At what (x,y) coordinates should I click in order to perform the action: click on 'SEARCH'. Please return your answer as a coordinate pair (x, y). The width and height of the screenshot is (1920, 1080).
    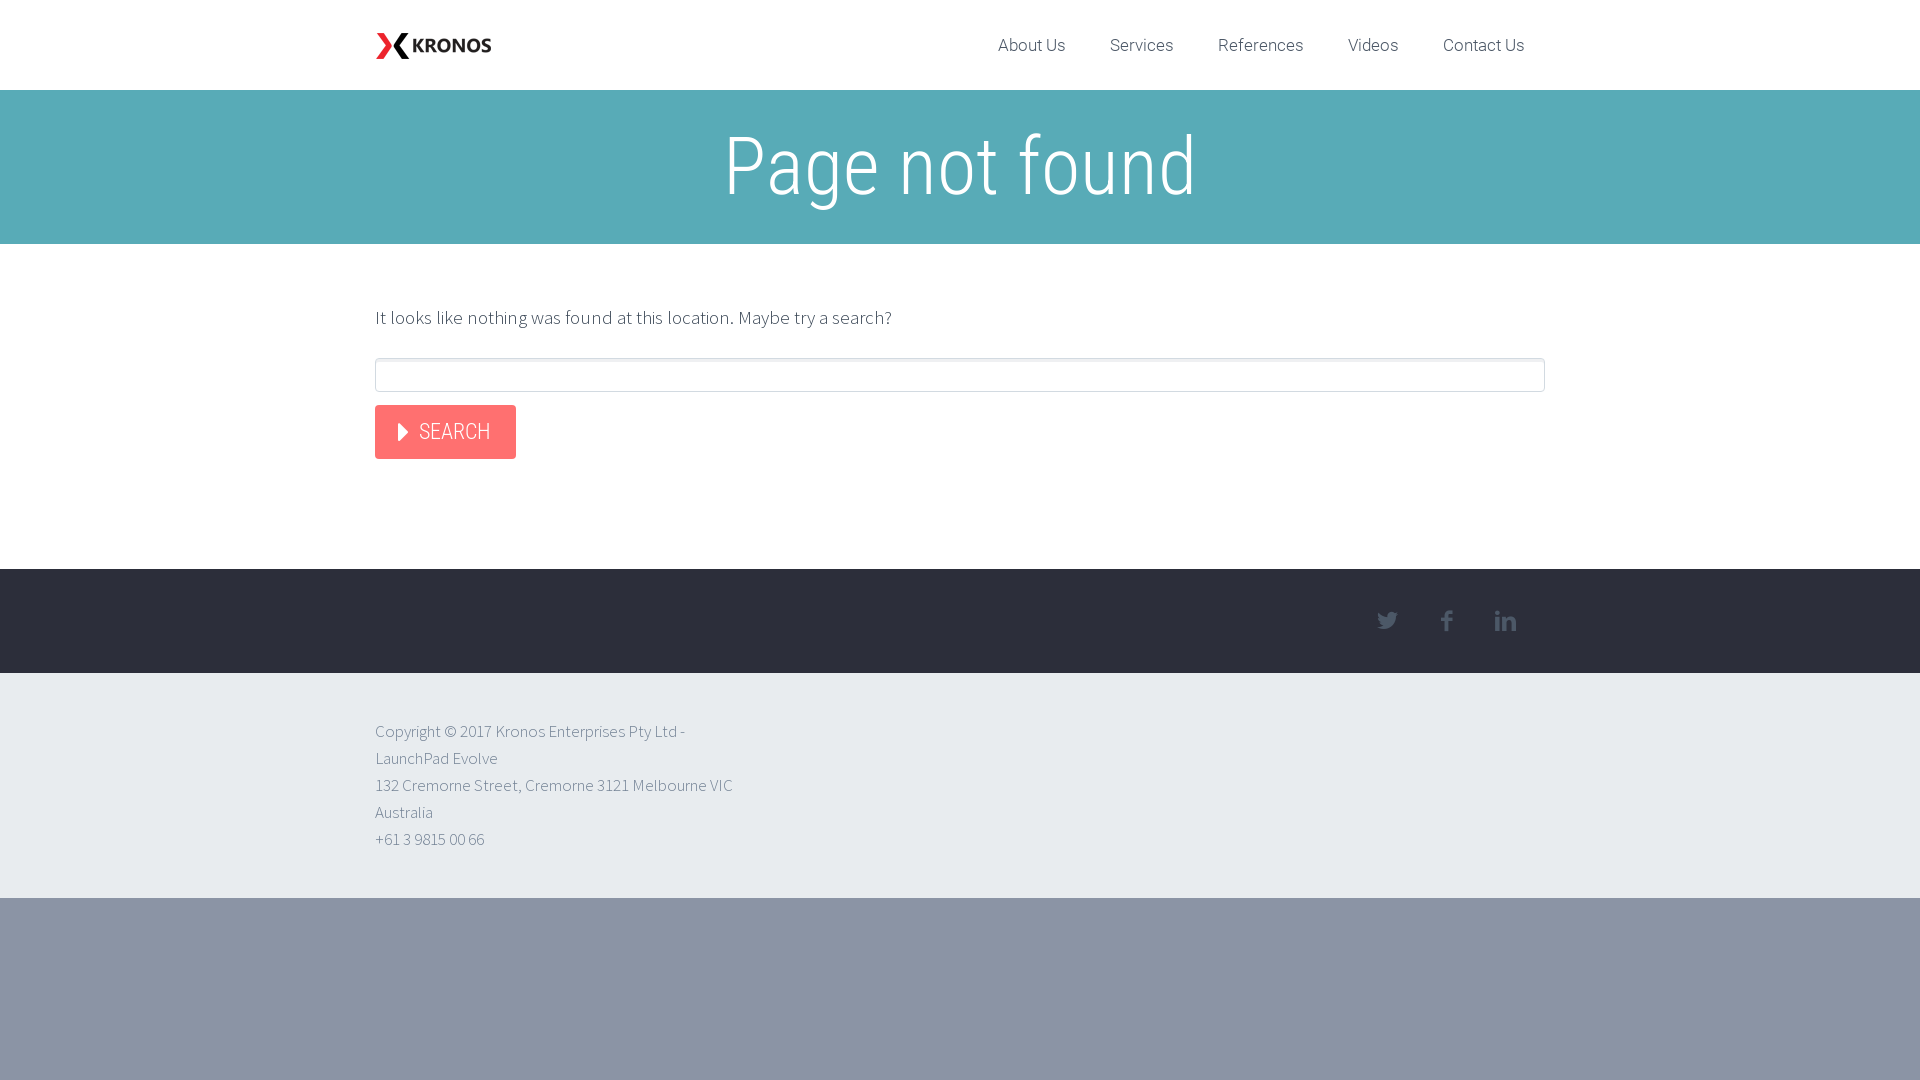
    Looking at the image, I should click on (374, 431).